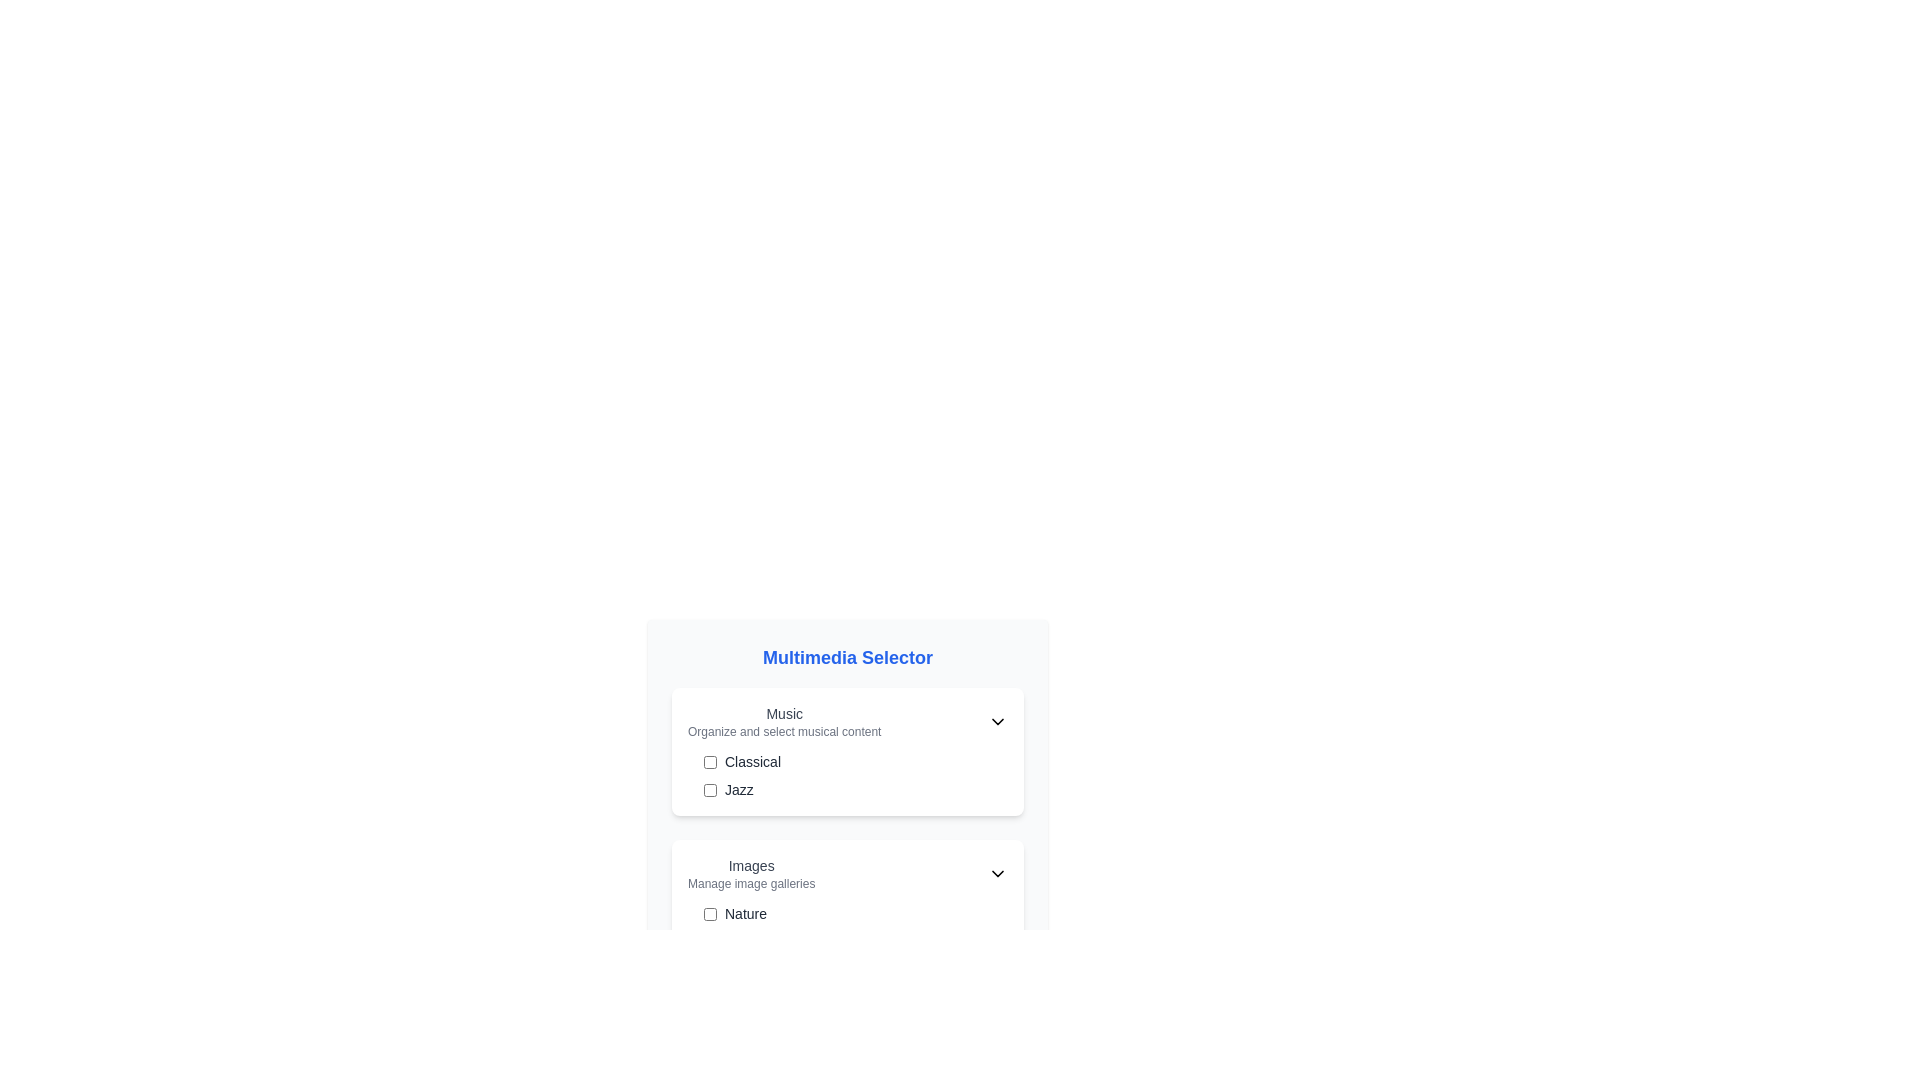 The image size is (1920, 1080). I want to click on the multimedia content selector interface located in the middle-bottom part of the 'Multimedia Selector' panel, so click(848, 841).